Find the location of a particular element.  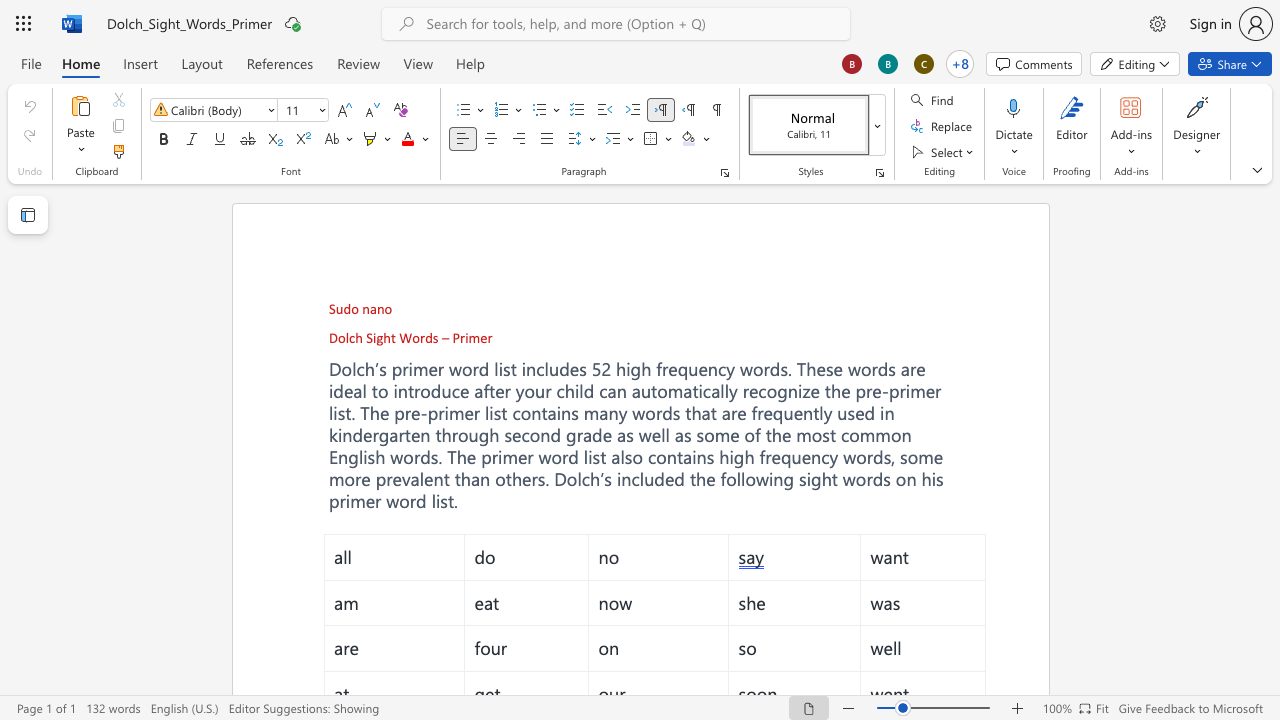

the space between the continuous character "l" and "c" in the text is located at coordinates (349, 336).